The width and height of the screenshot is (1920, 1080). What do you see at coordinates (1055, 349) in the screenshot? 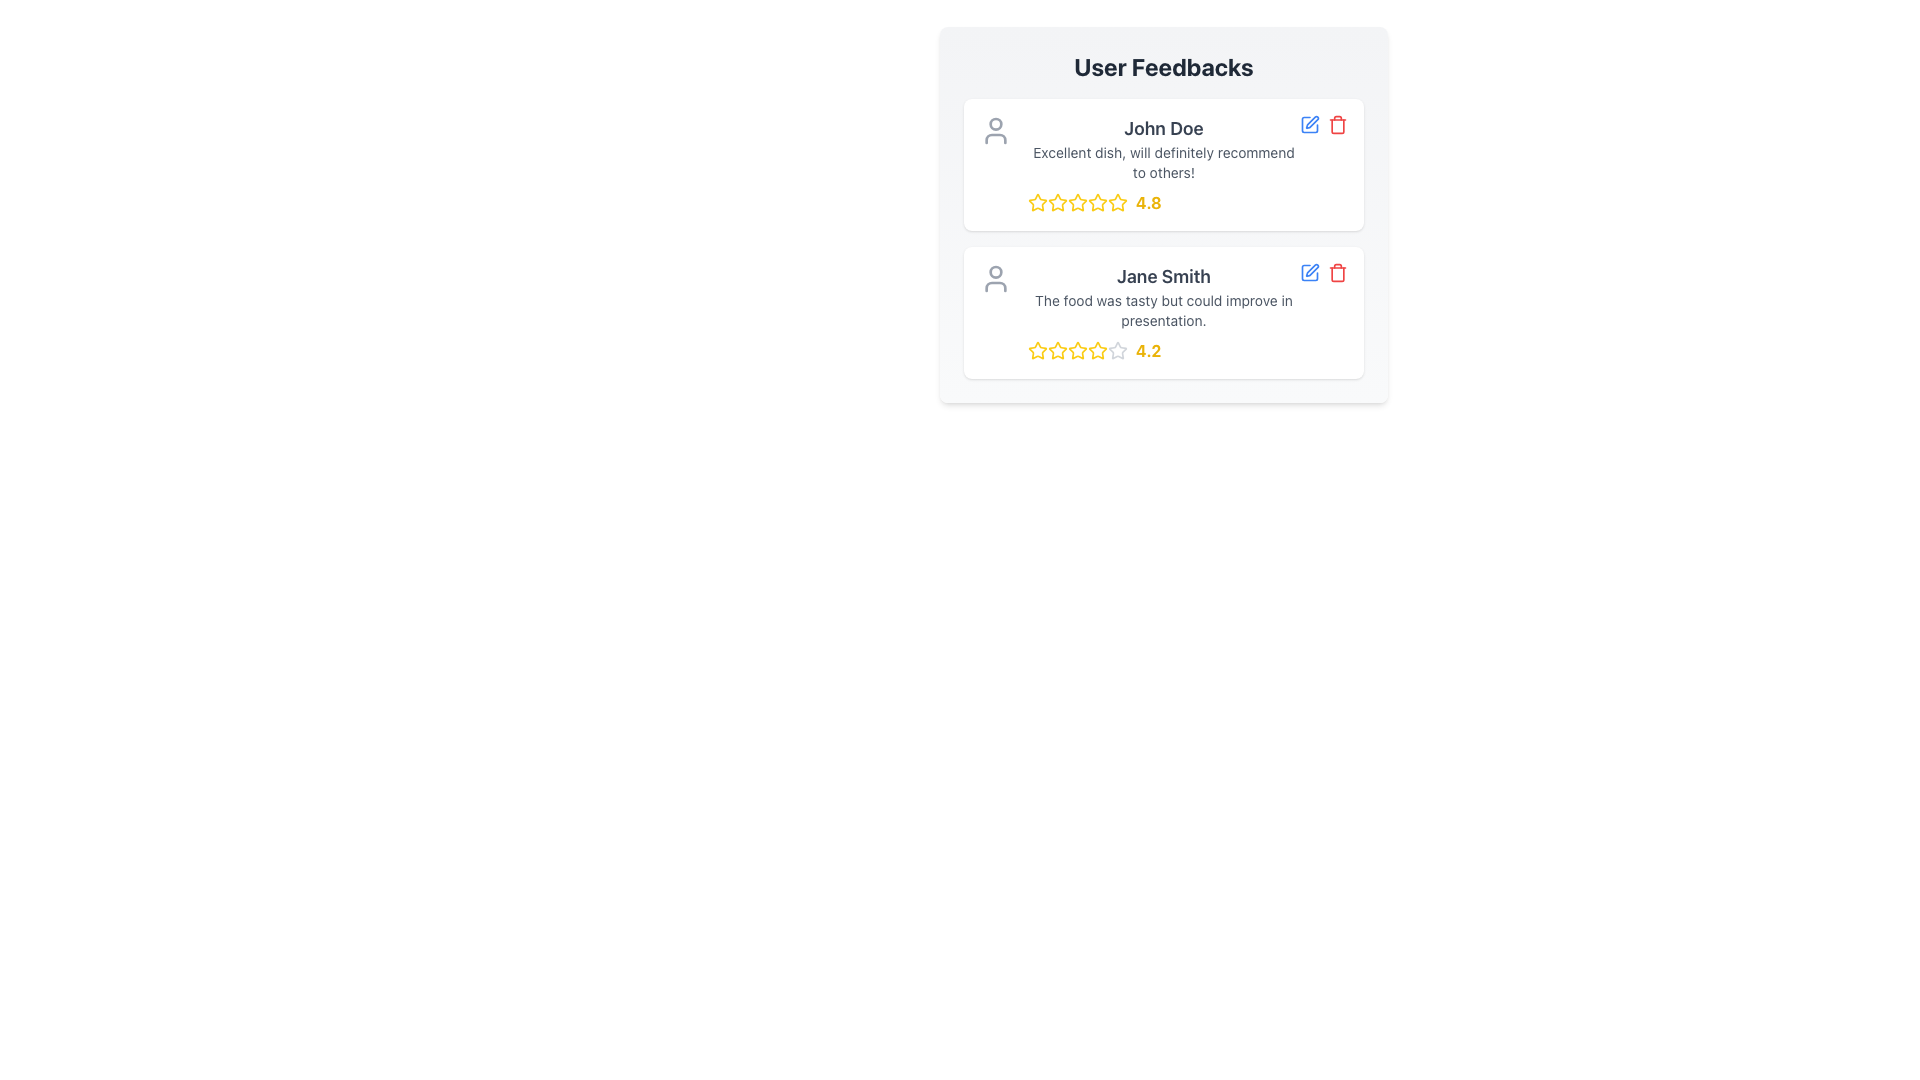
I see `the second star in the five-star rating system under the 'User Feedbacks' heading` at bounding box center [1055, 349].